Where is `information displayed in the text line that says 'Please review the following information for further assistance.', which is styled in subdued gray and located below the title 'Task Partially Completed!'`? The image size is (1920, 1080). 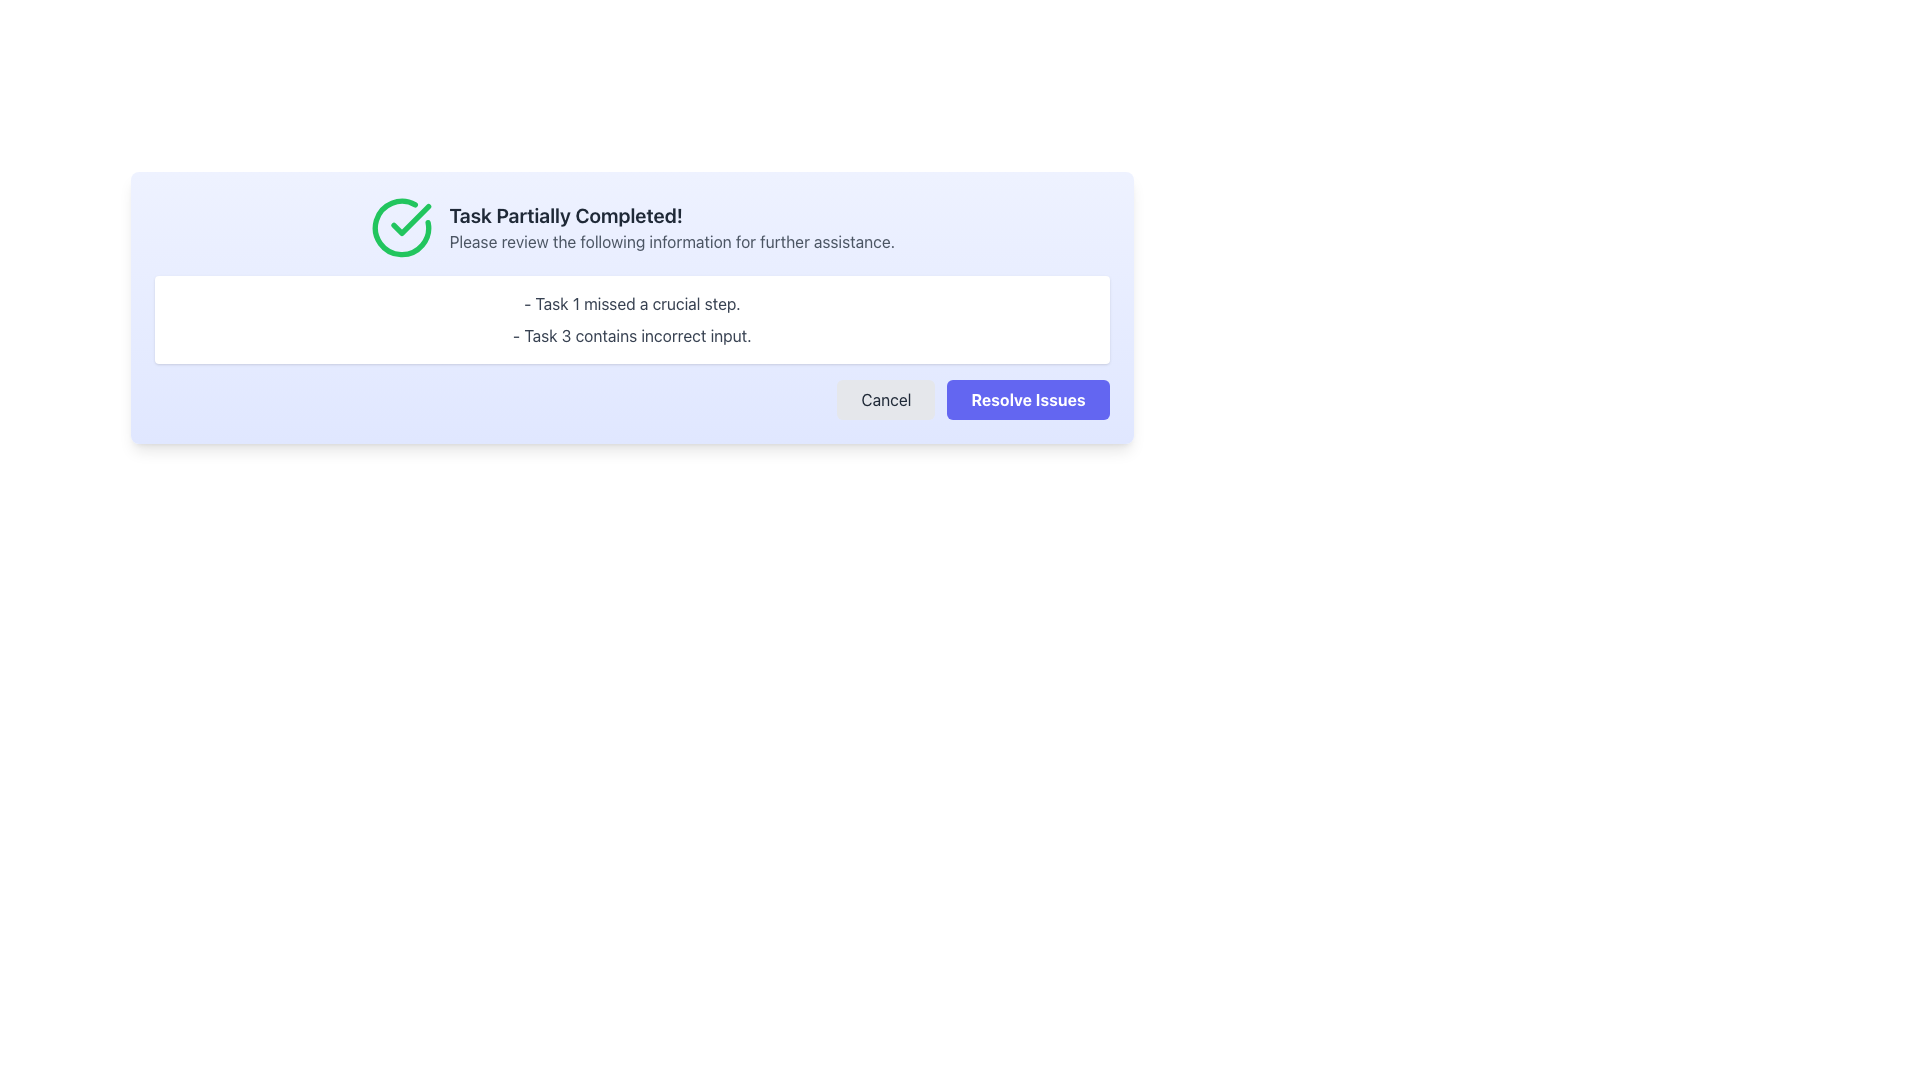 information displayed in the text line that says 'Please review the following information for further assistance.', which is styled in subdued gray and located below the title 'Task Partially Completed!' is located at coordinates (672, 241).